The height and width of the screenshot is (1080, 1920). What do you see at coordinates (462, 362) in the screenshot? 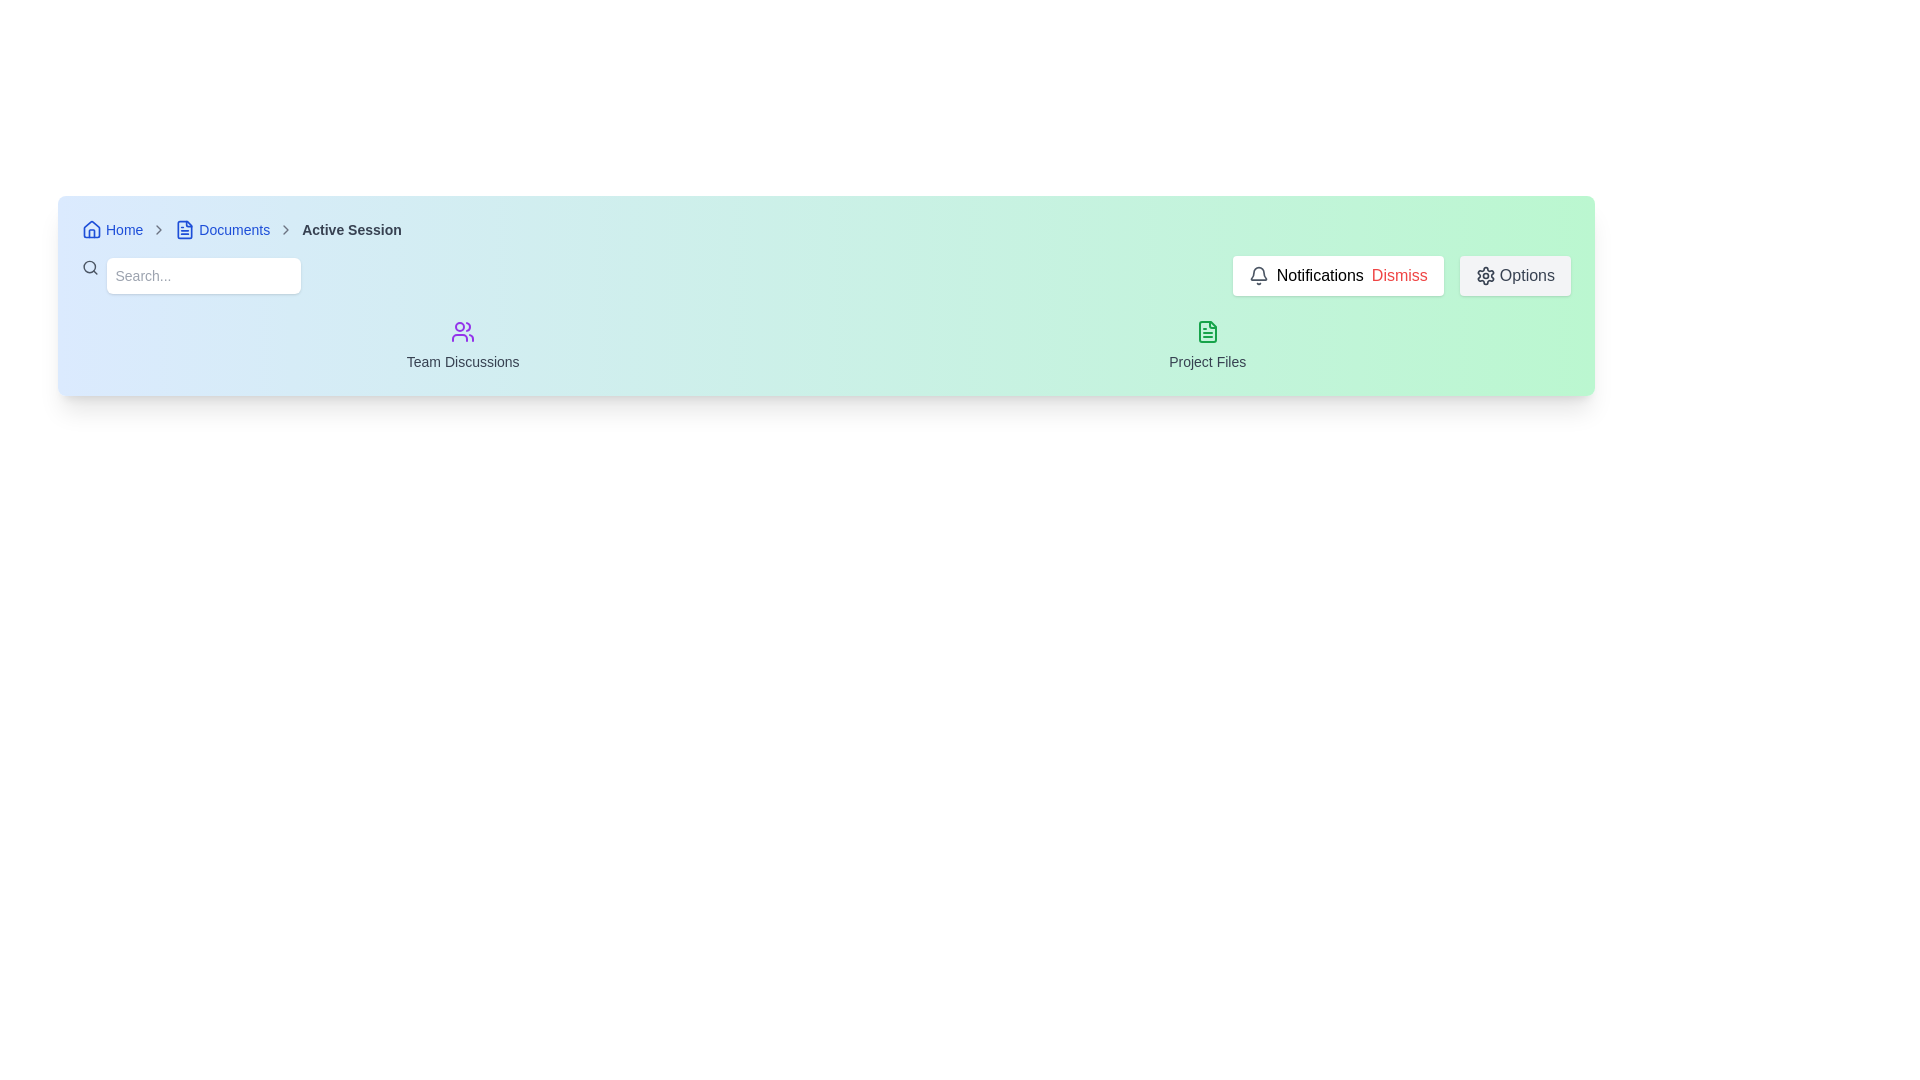
I see `the text label that indicates the purpose of the section related to team discussions, which is the second element in a vertically aligned group beneath the icon depicting multiple users` at bounding box center [462, 362].